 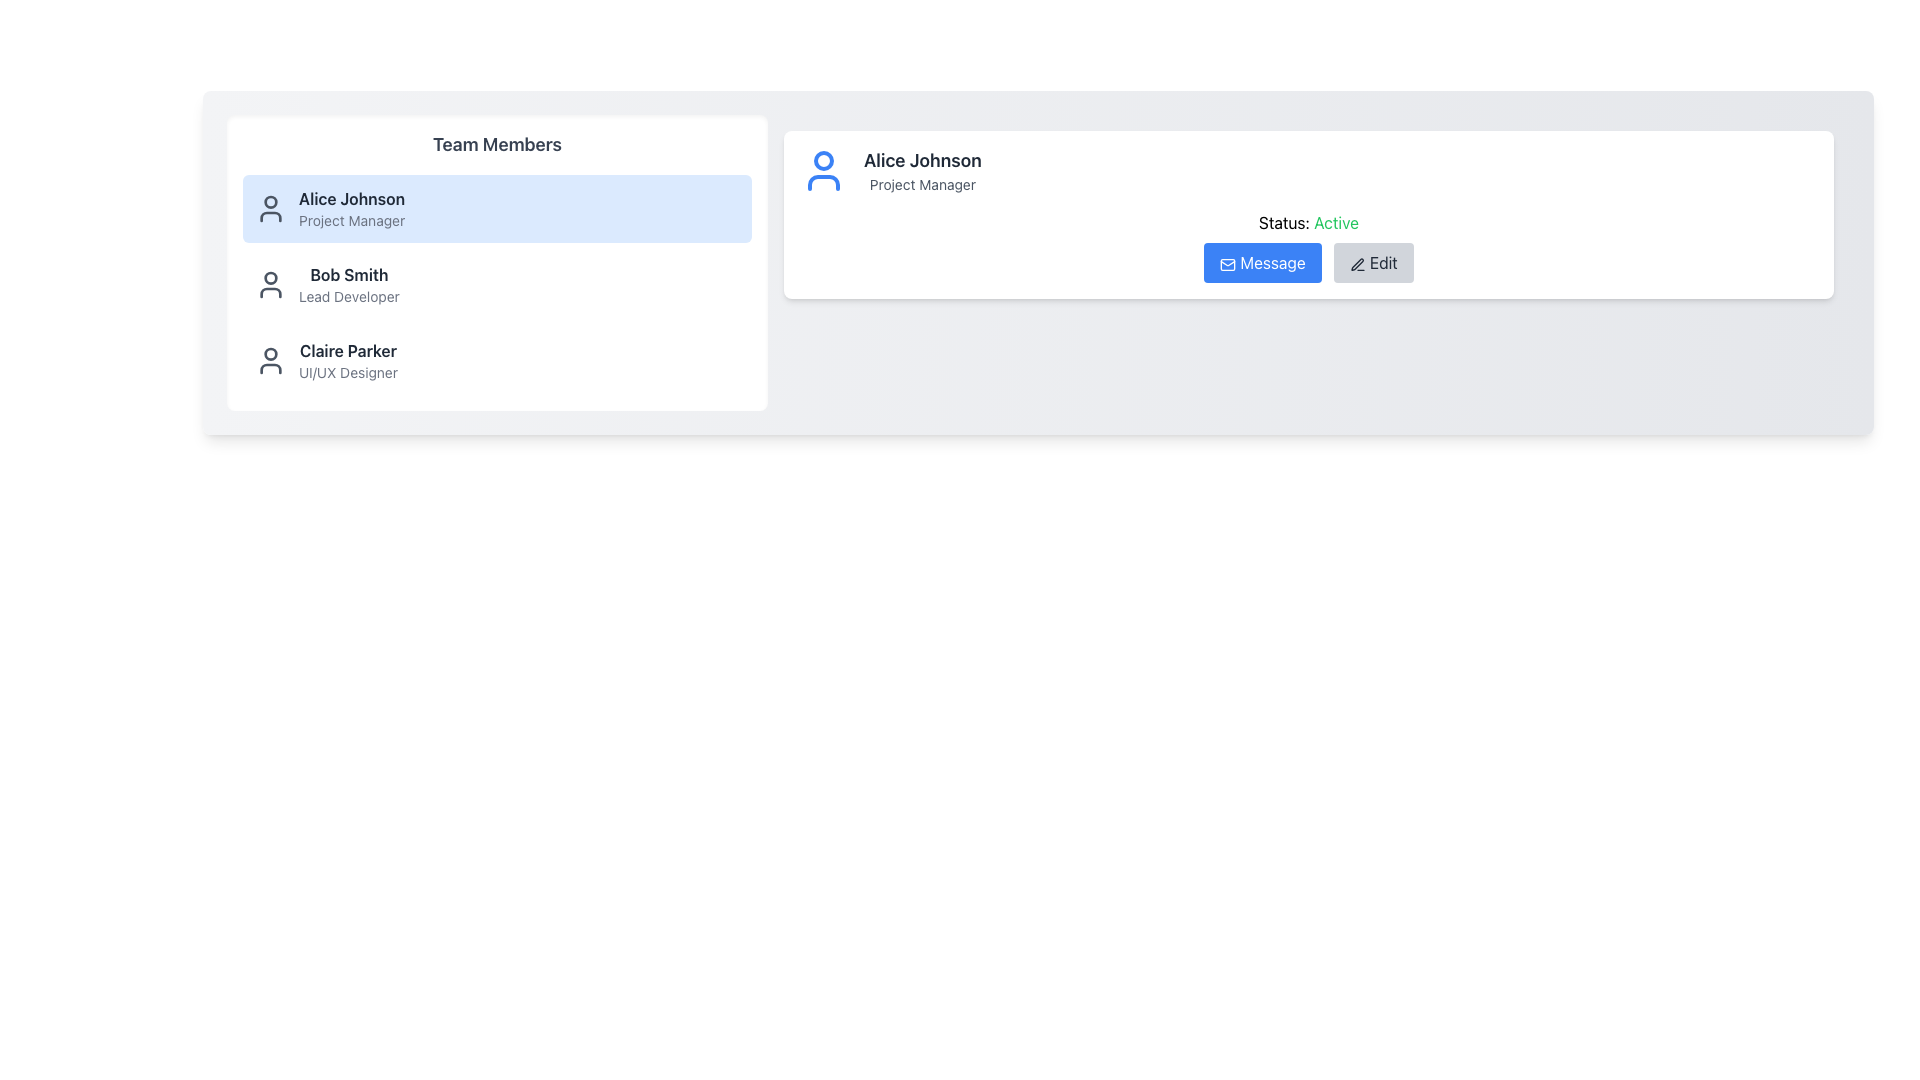 I want to click on the text label 'Alice Johnson' located in the left sidebar under the 'Team Members' section, so click(x=351, y=199).